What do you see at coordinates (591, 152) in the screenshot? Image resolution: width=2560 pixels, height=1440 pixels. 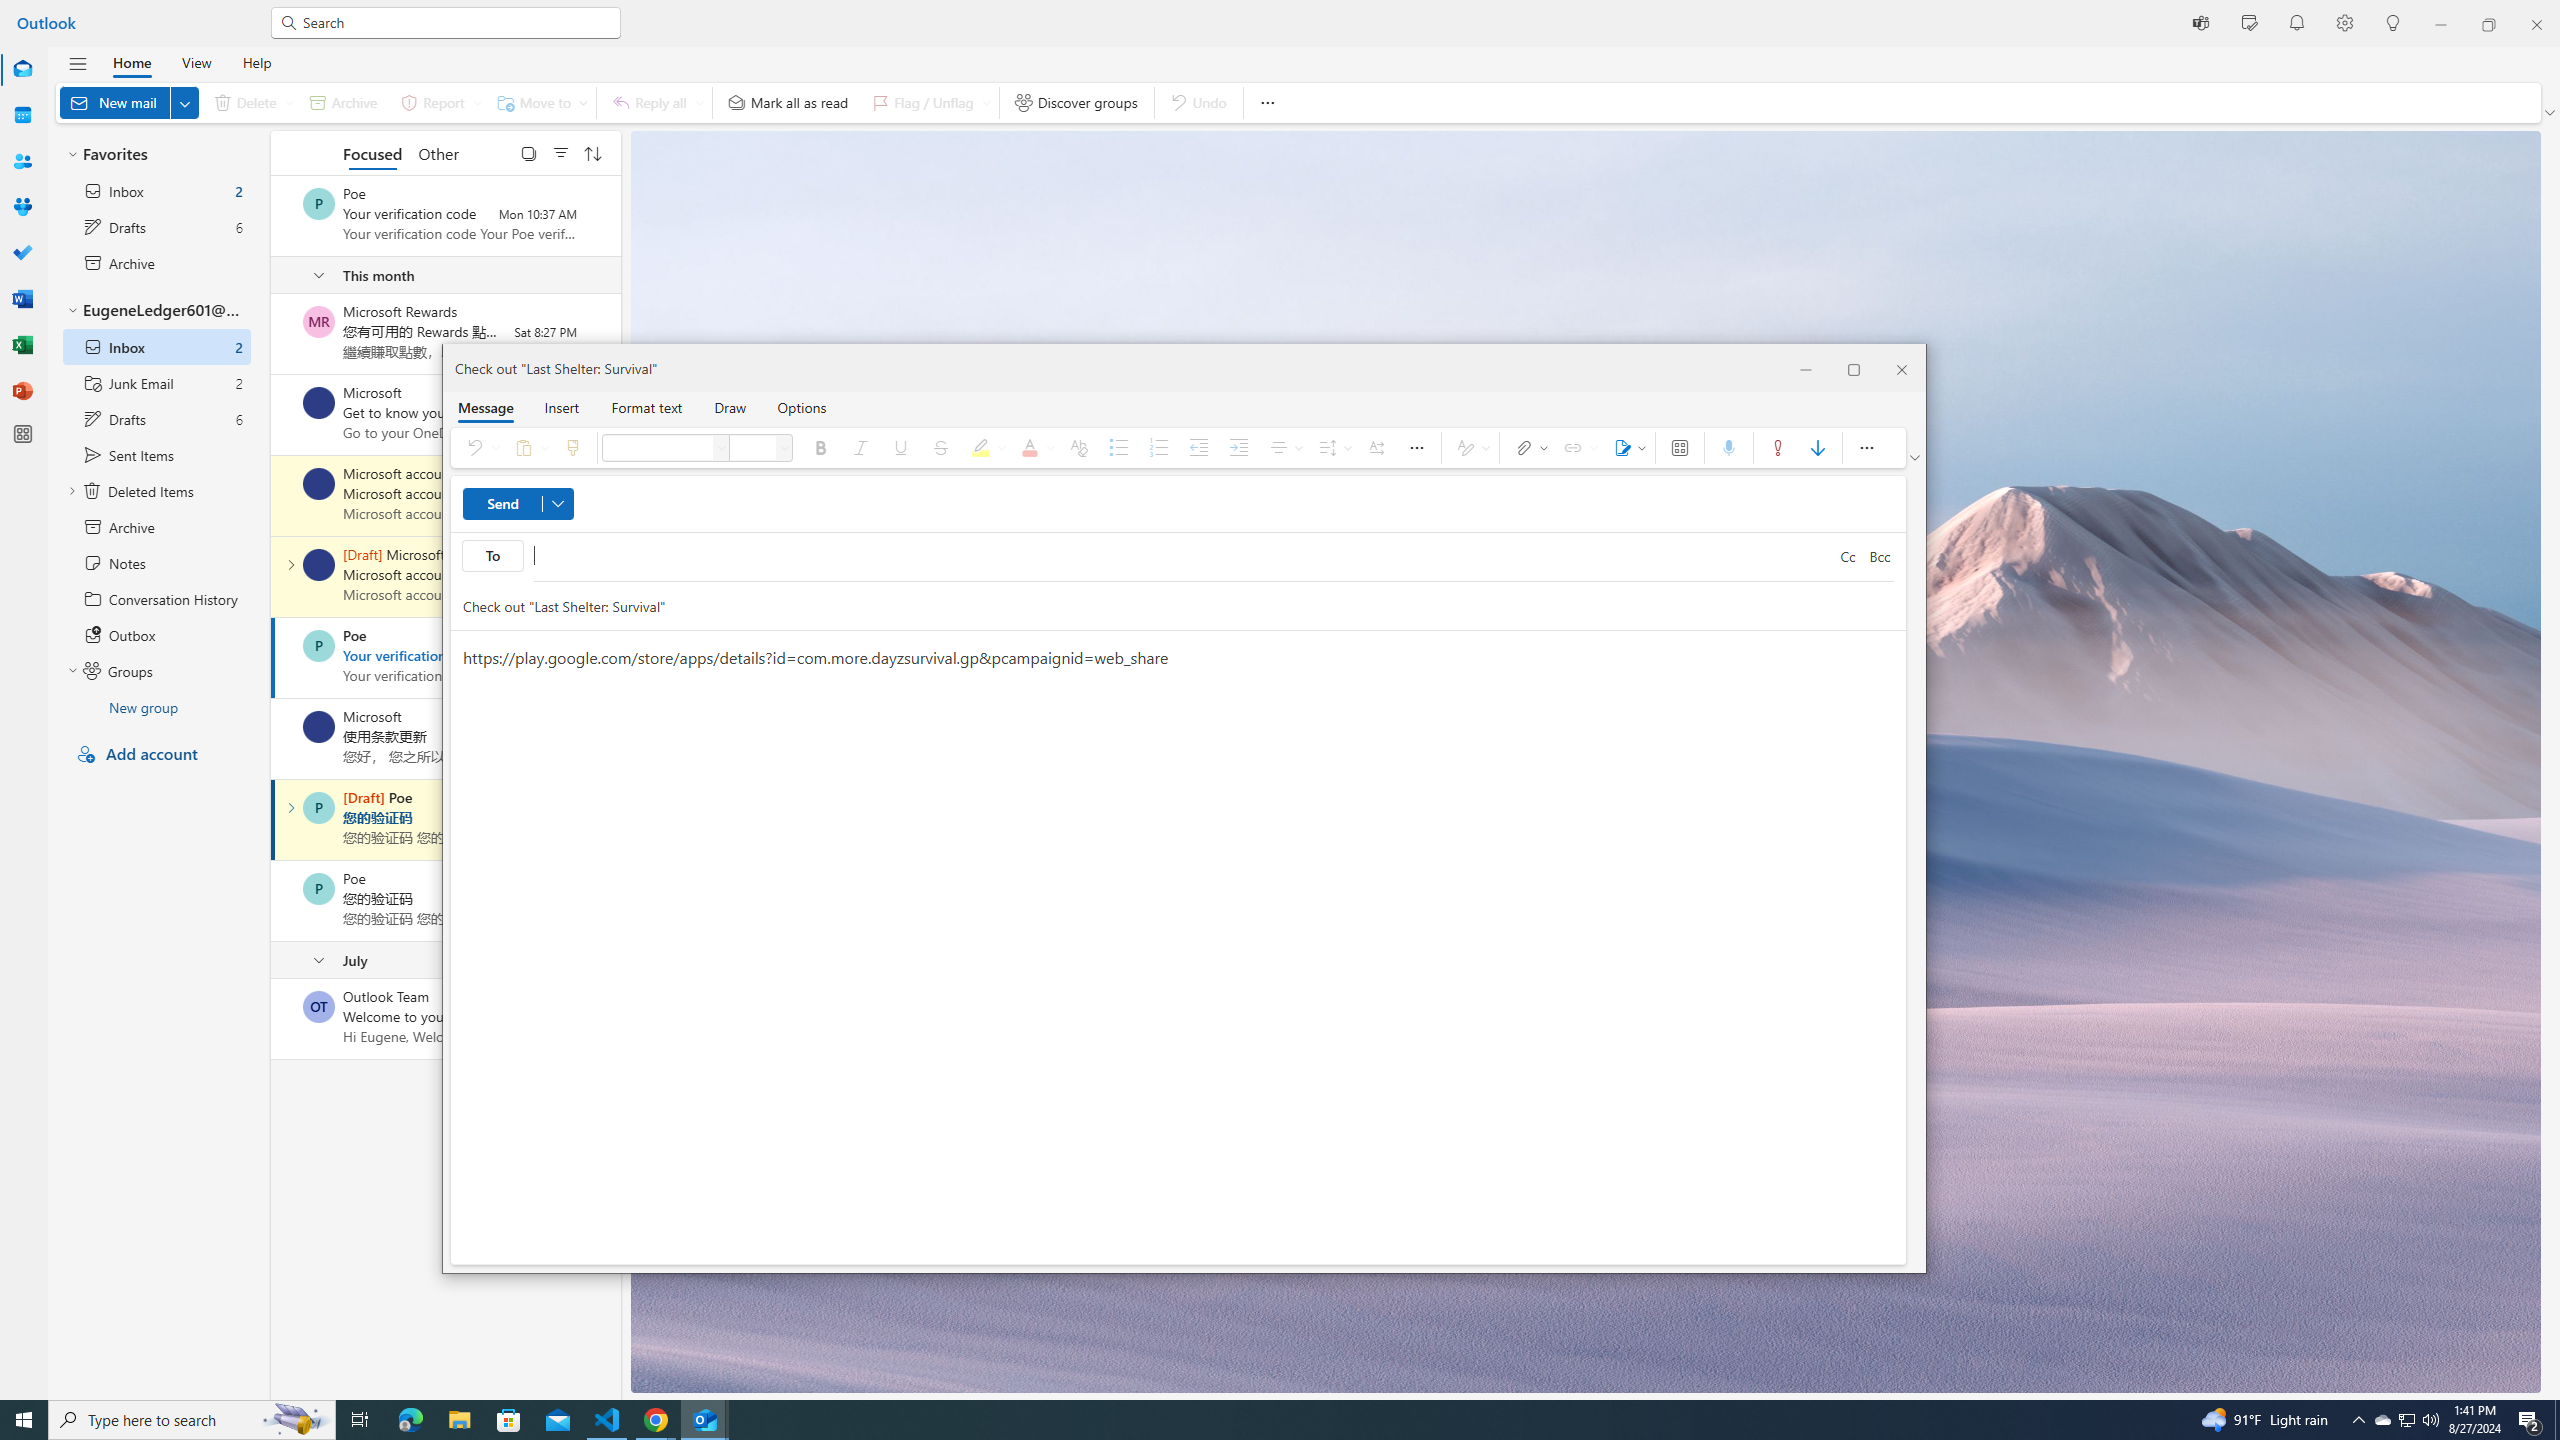 I see `'Sorted: By Date'` at bounding box center [591, 152].